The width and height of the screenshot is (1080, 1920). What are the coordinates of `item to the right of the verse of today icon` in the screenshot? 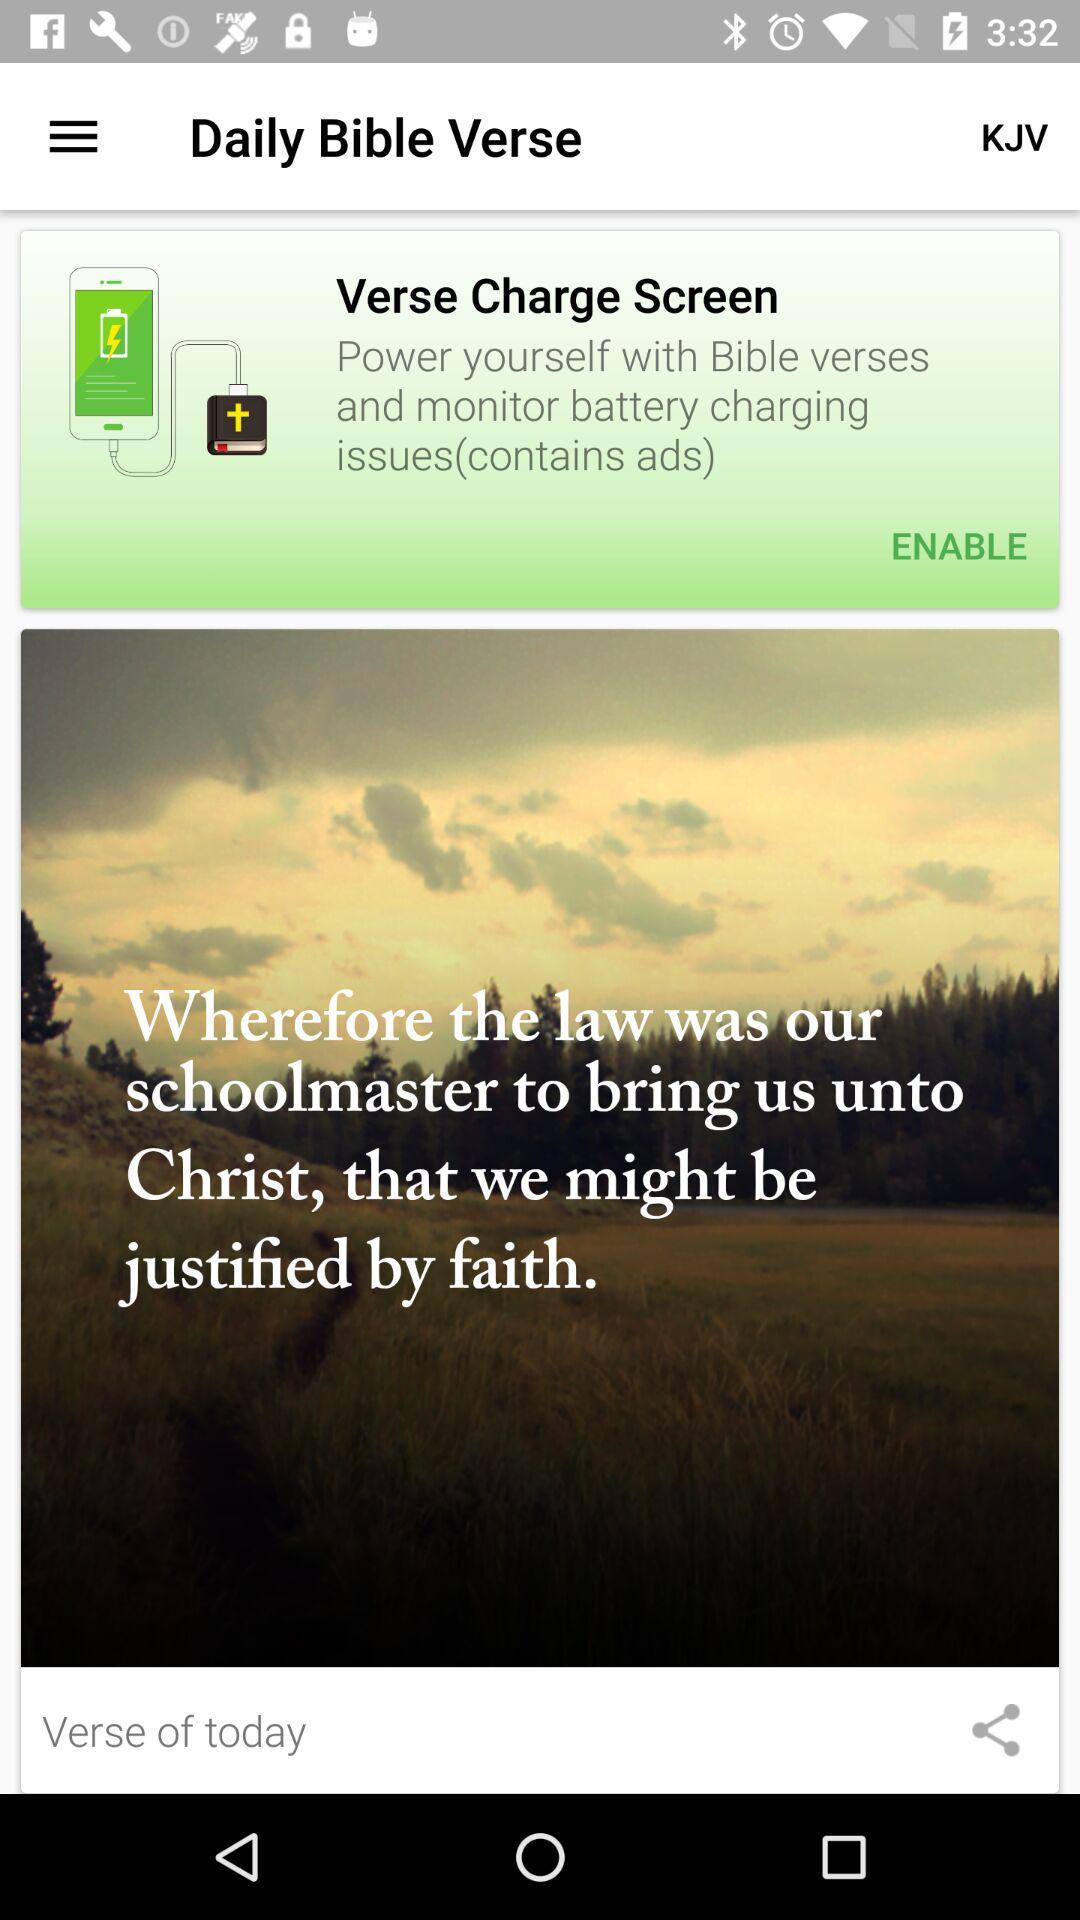 It's located at (995, 1729).